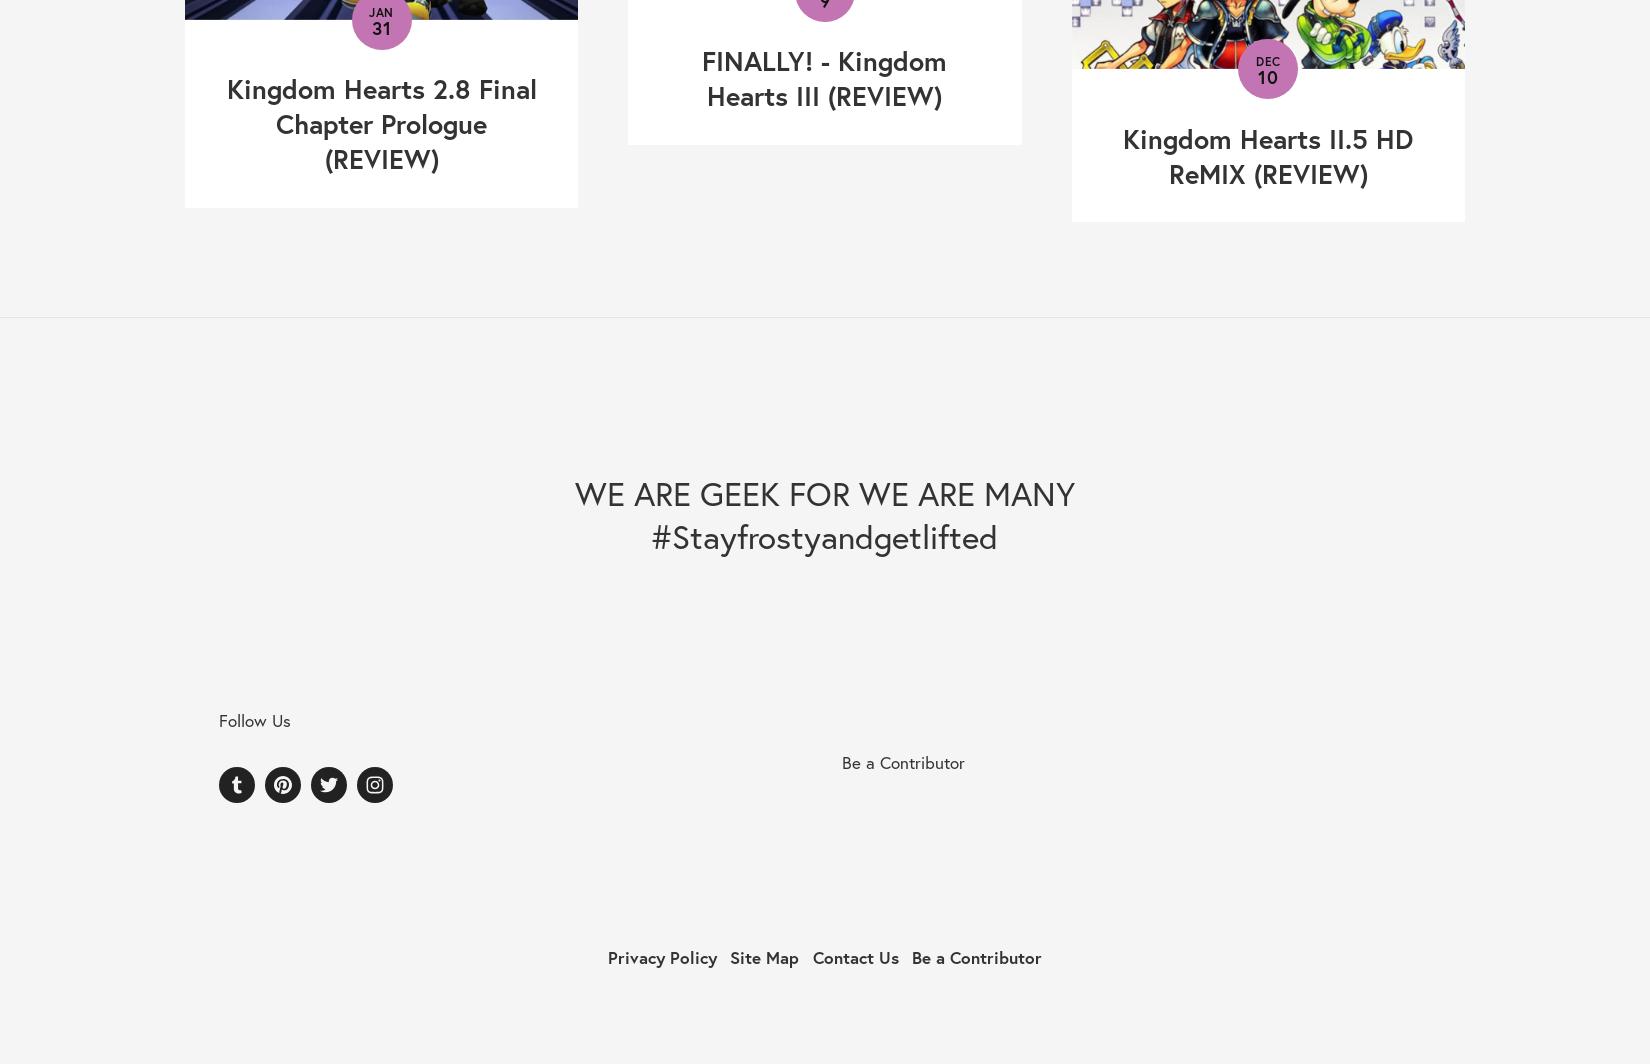 The image size is (1650, 1064). Describe the element at coordinates (1266, 61) in the screenshot. I see `'Dec'` at that location.